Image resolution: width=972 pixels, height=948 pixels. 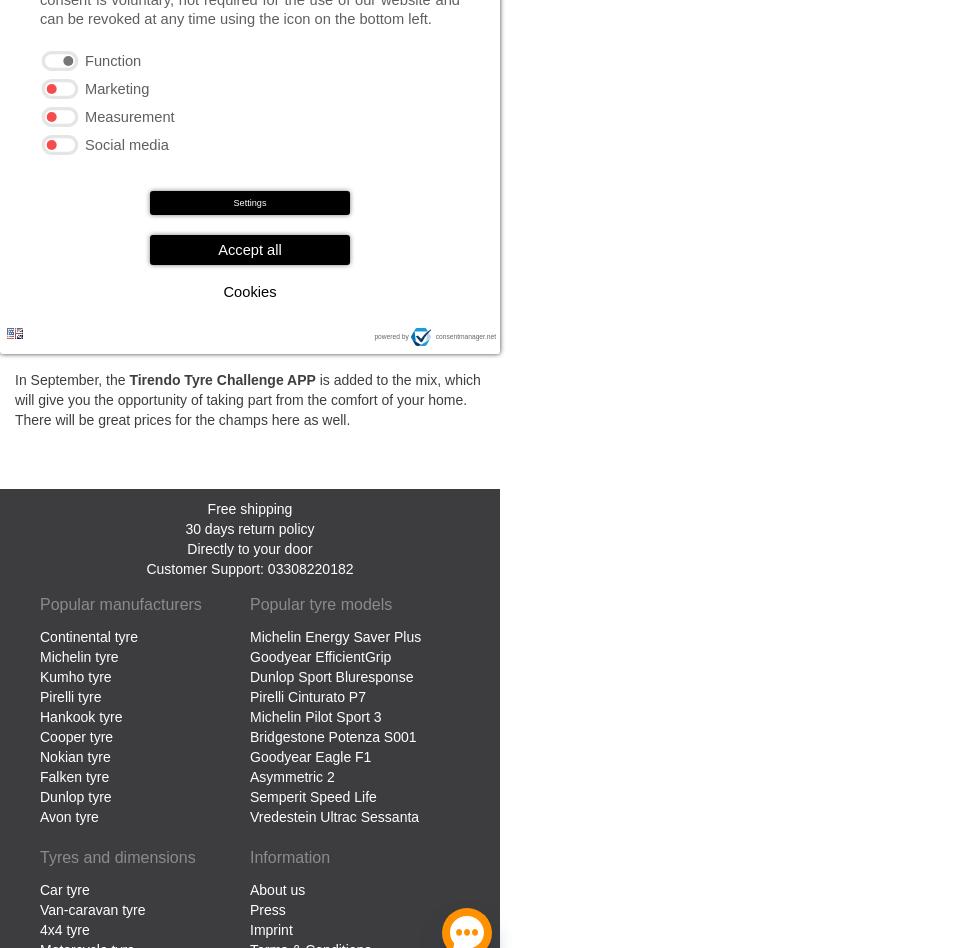 What do you see at coordinates (128, 52) in the screenshot?
I see `'Here is an overview of the scores:'` at bounding box center [128, 52].